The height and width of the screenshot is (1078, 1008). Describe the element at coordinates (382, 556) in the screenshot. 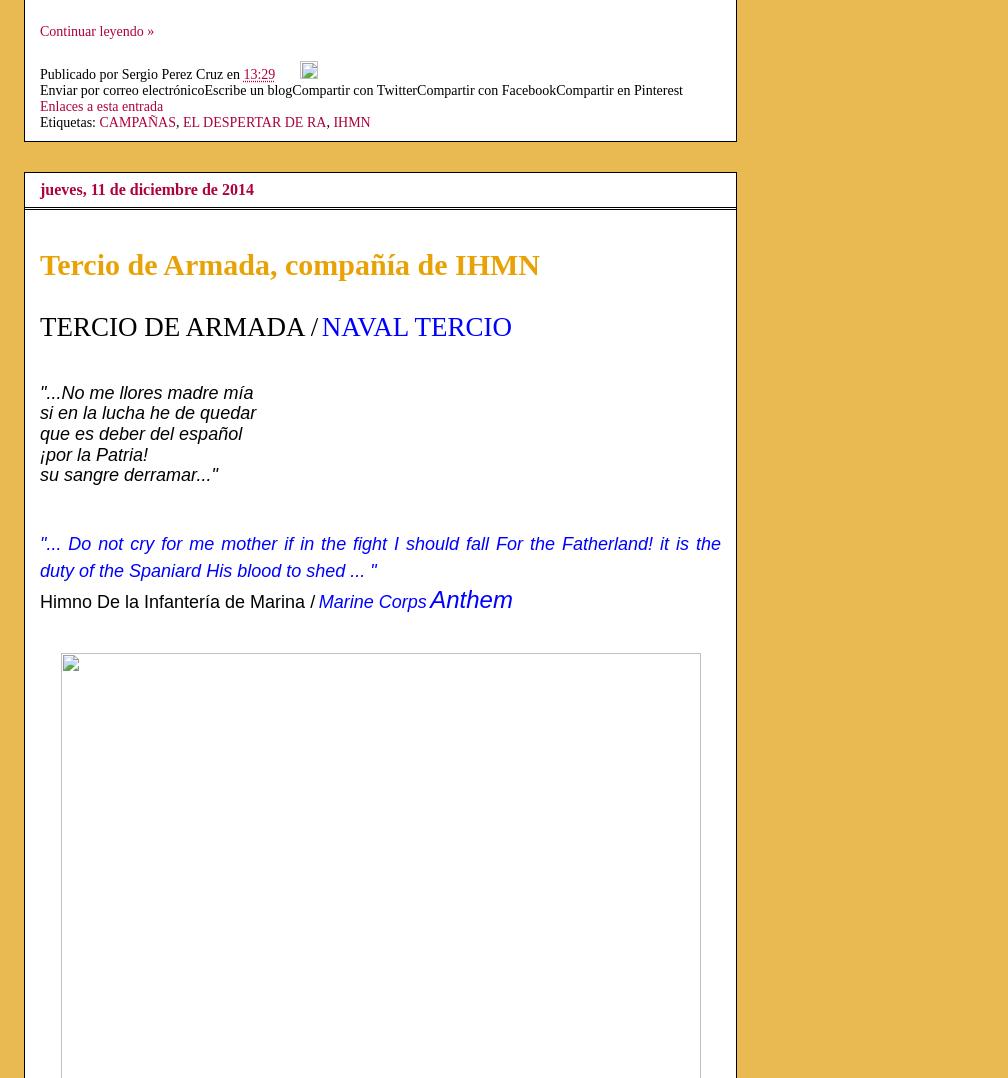

I see `'it is the duty of the Spaniard'` at that location.